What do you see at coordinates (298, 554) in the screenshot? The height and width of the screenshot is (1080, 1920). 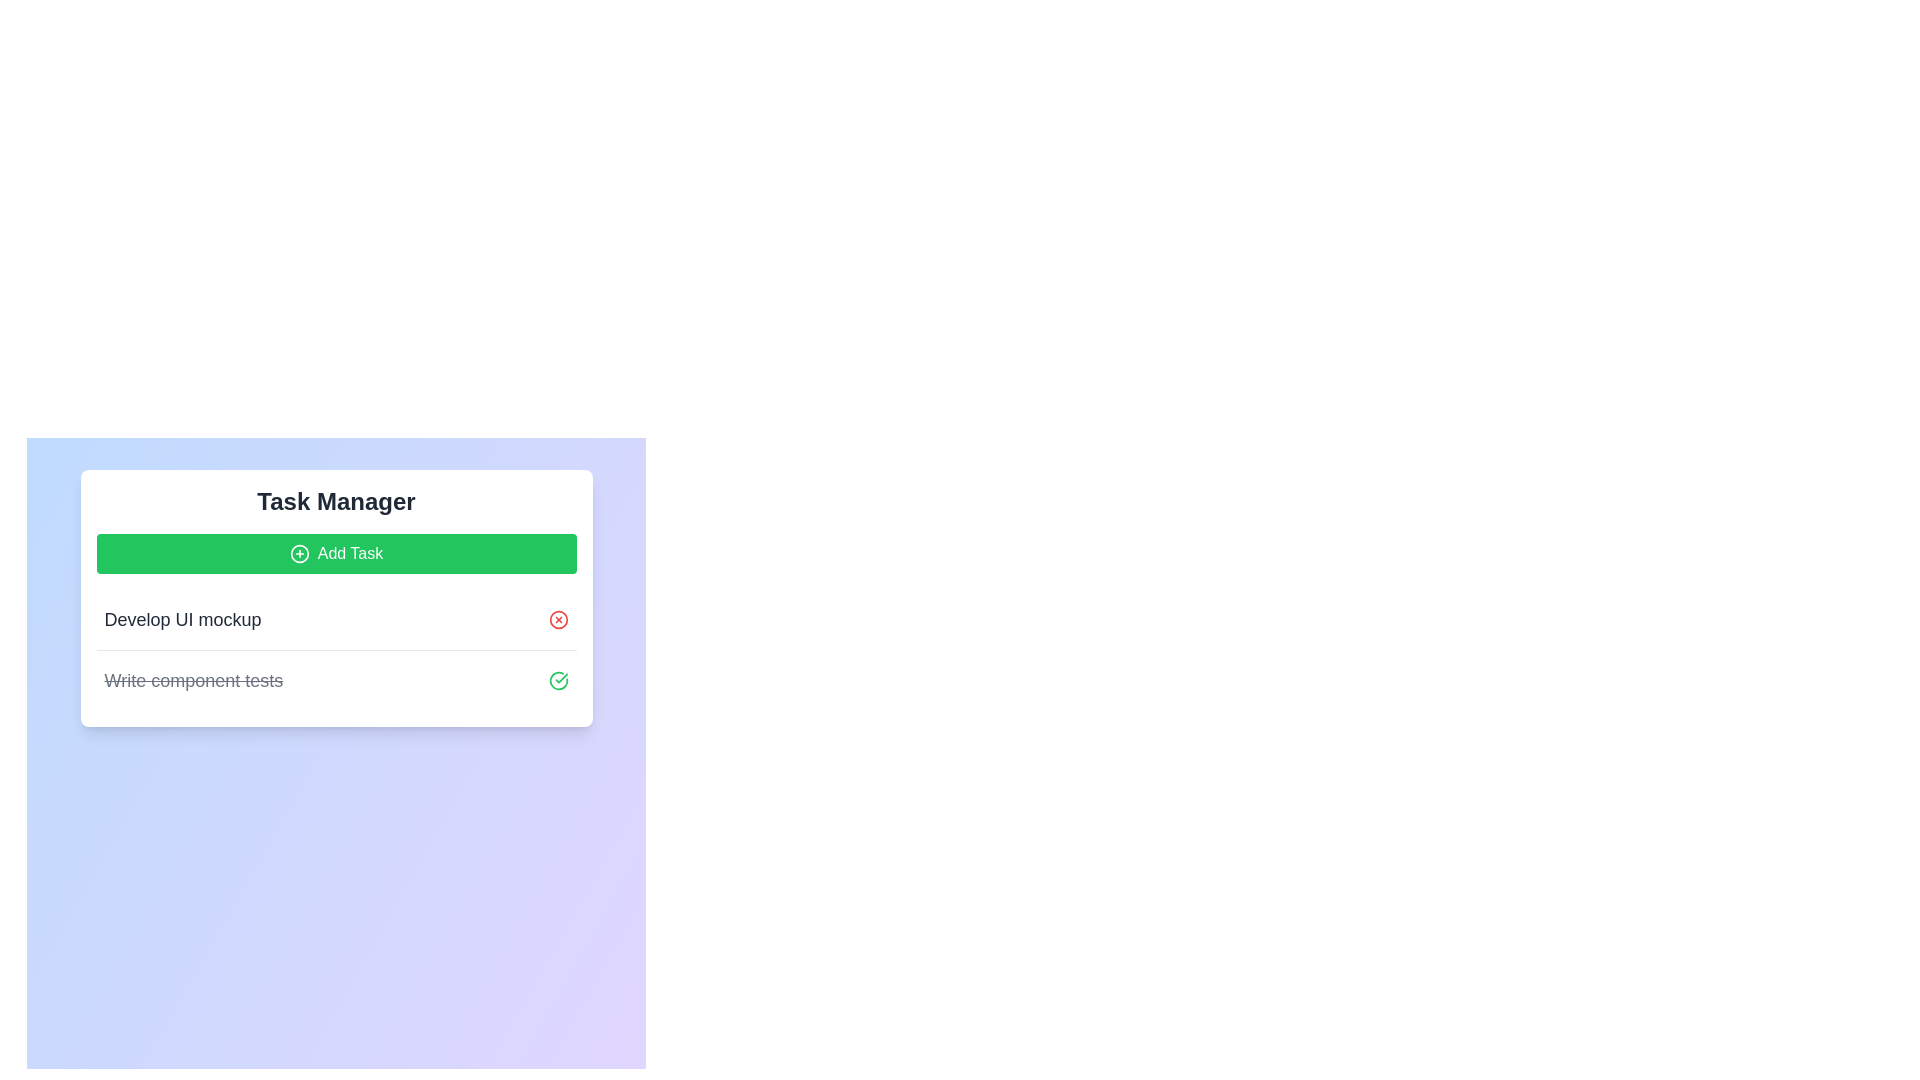 I see `the SVG Circle element, which is part of the 'Add Task' button located in the top section of the application` at bounding box center [298, 554].